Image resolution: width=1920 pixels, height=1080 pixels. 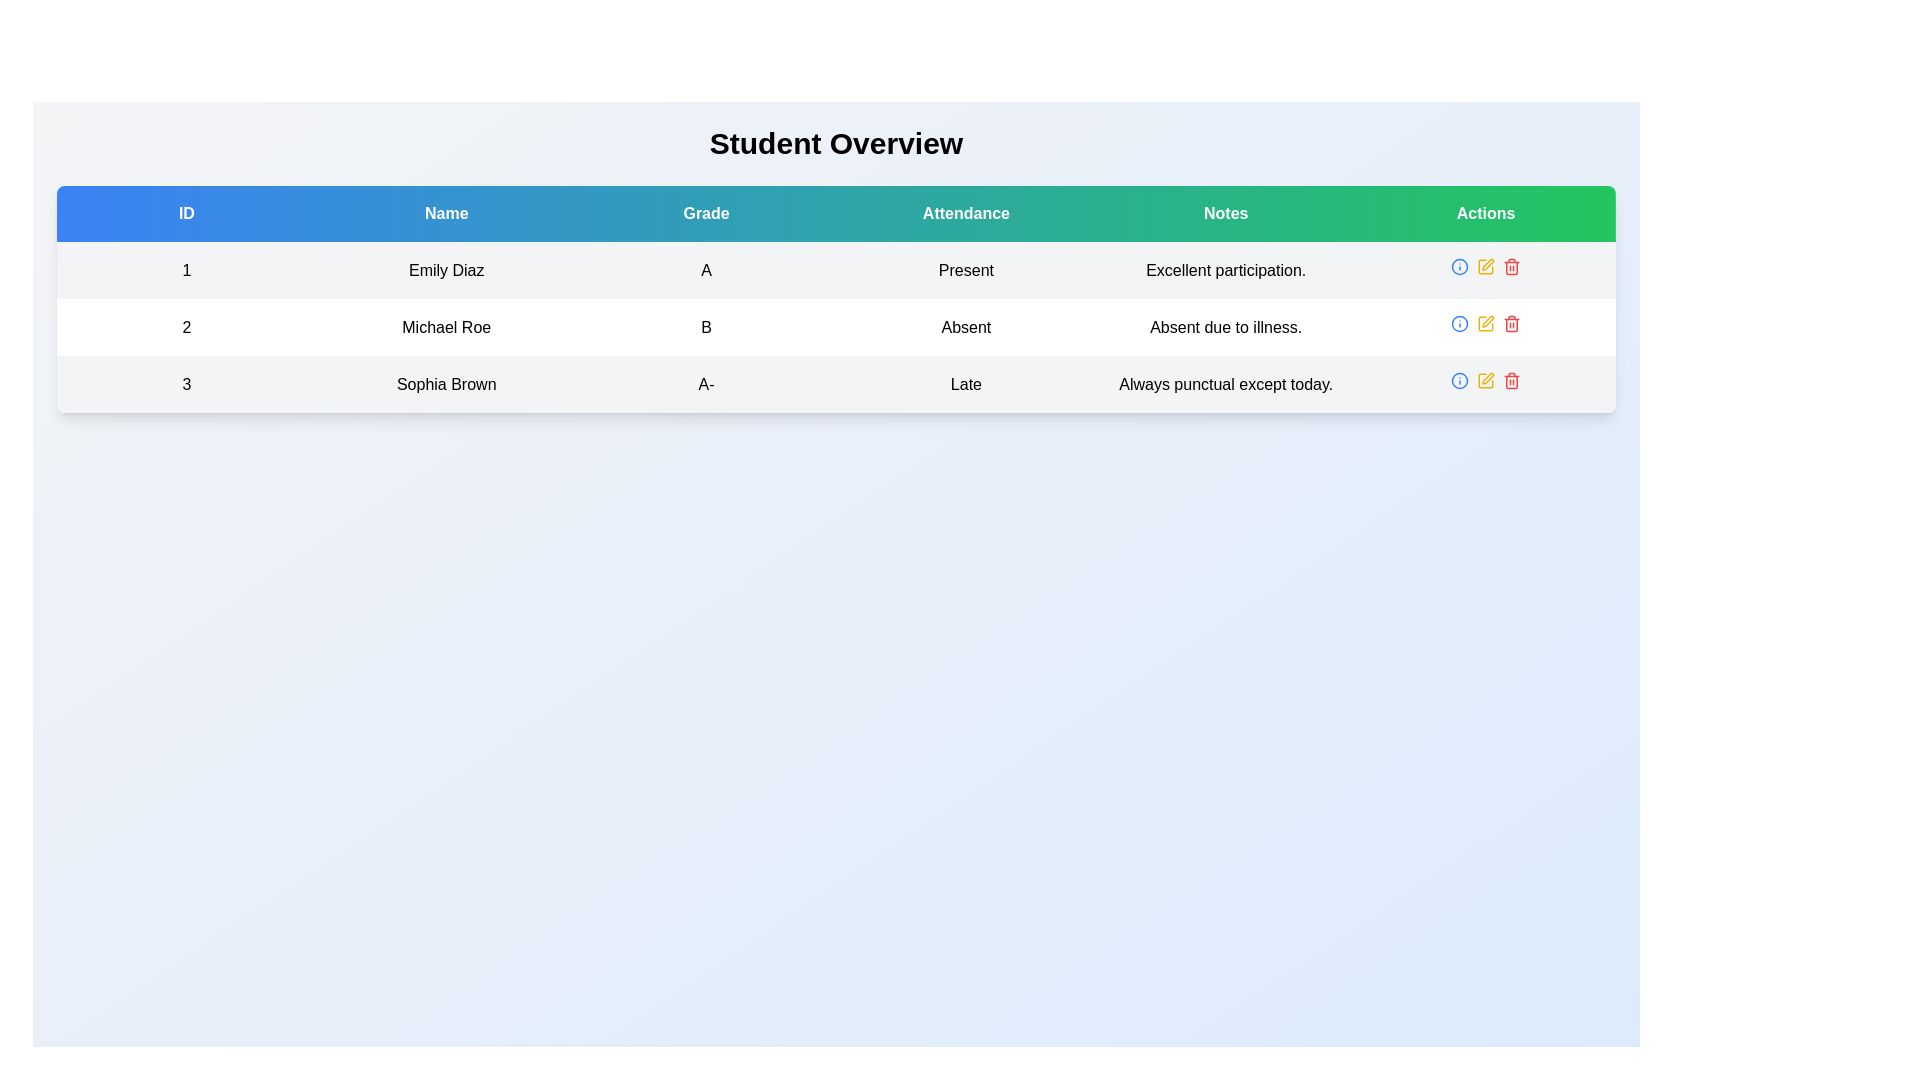 What do you see at coordinates (1225, 326) in the screenshot?
I see `static text element located in the last column of the second row in the 'Notes' section of the table, which provides additional information about the reason for the individual's absence` at bounding box center [1225, 326].